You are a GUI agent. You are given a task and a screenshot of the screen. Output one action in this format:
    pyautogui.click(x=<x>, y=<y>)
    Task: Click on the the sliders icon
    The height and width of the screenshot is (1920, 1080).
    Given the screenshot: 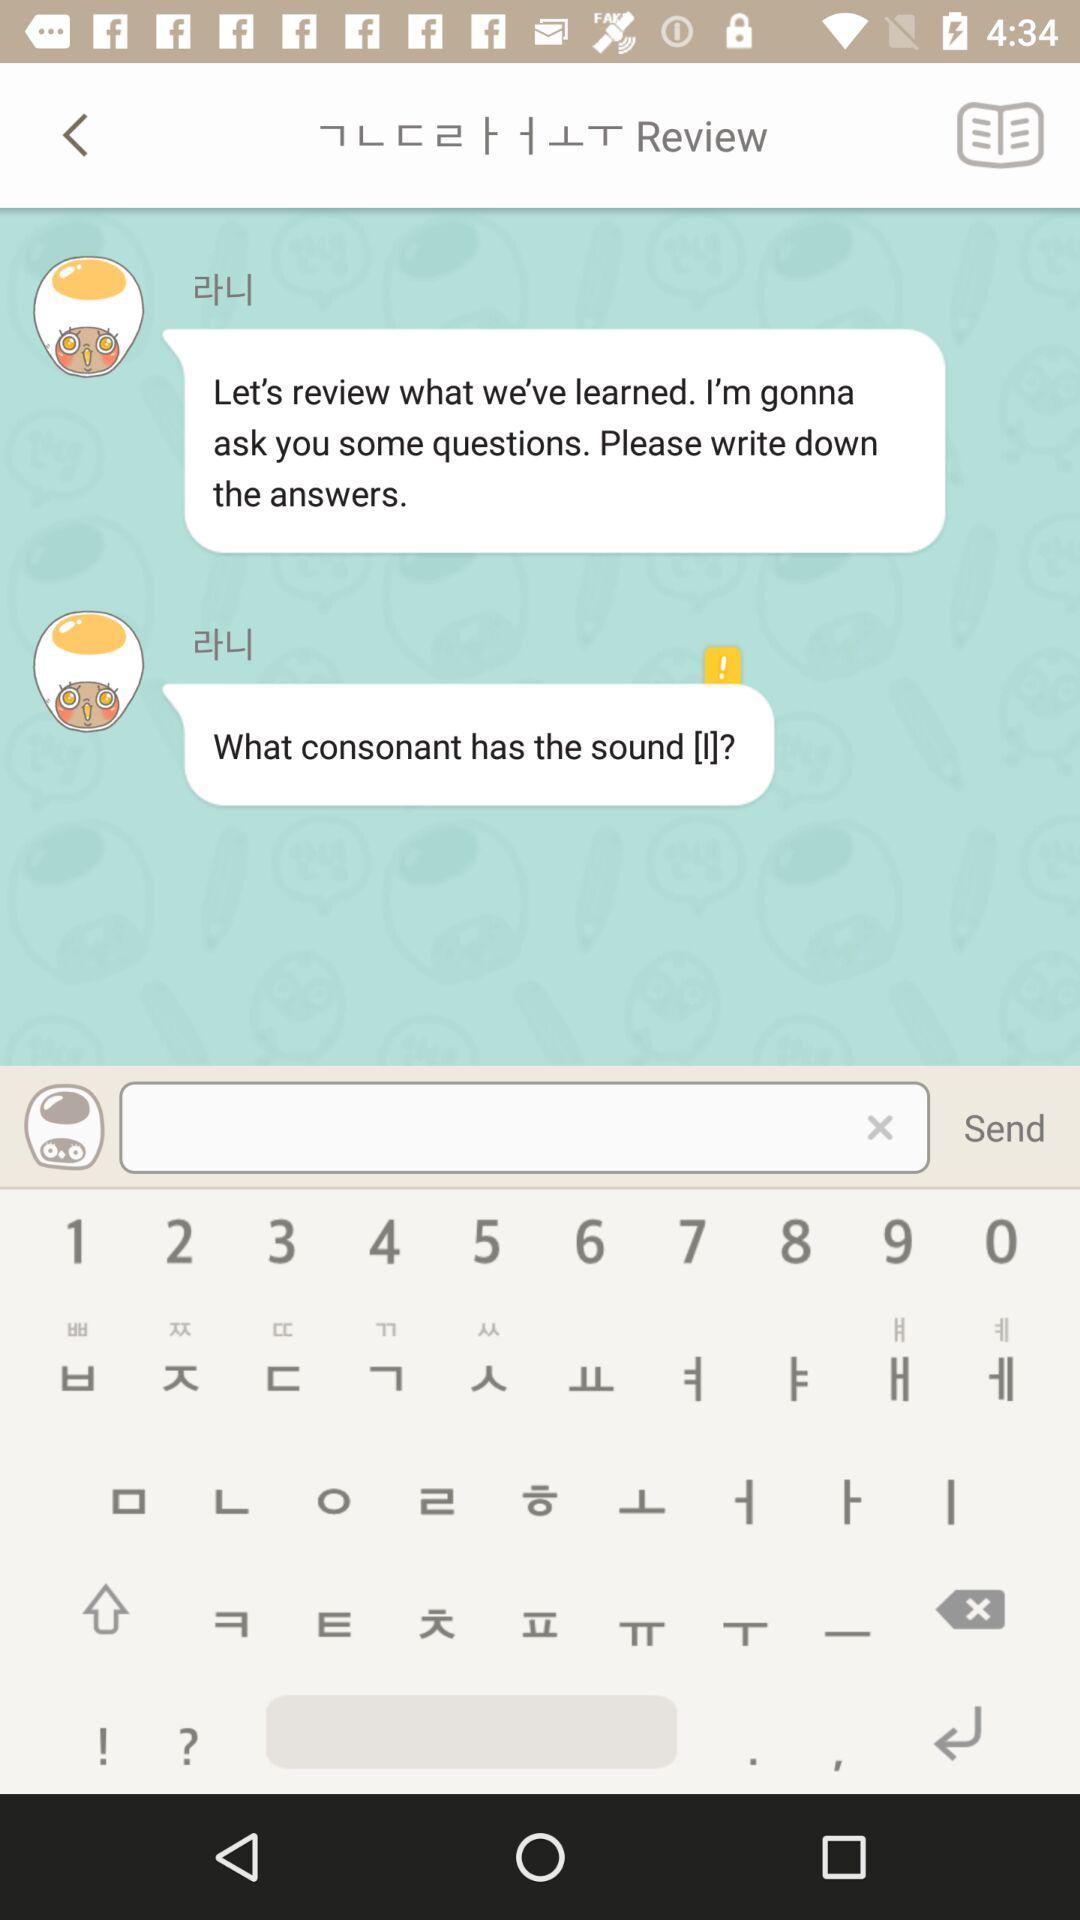 What is the action you would take?
    pyautogui.click(x=898, y=1362)
    